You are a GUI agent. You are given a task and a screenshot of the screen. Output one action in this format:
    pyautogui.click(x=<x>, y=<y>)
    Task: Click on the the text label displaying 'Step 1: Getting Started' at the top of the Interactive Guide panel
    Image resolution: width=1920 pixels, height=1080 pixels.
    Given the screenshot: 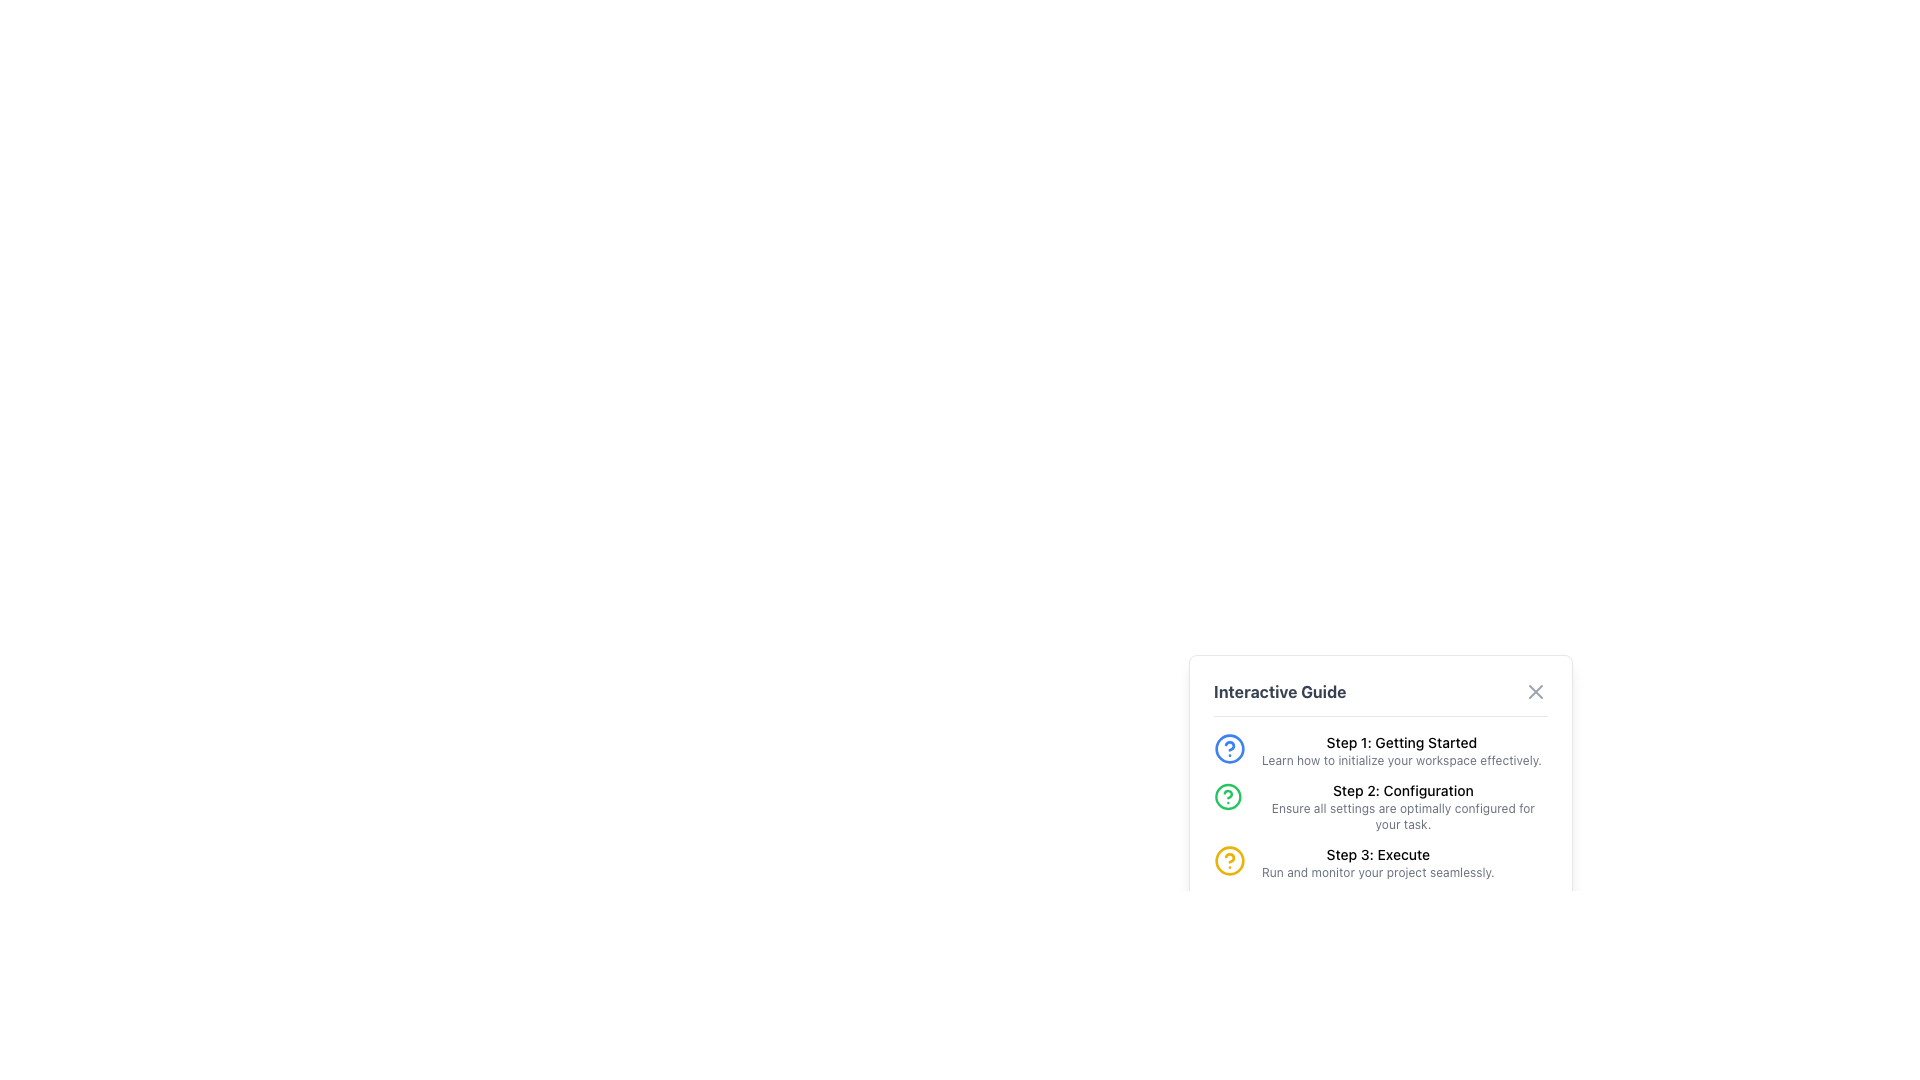 What is the action you would take?
    pyautogui.click(x=1400, y=743)
    